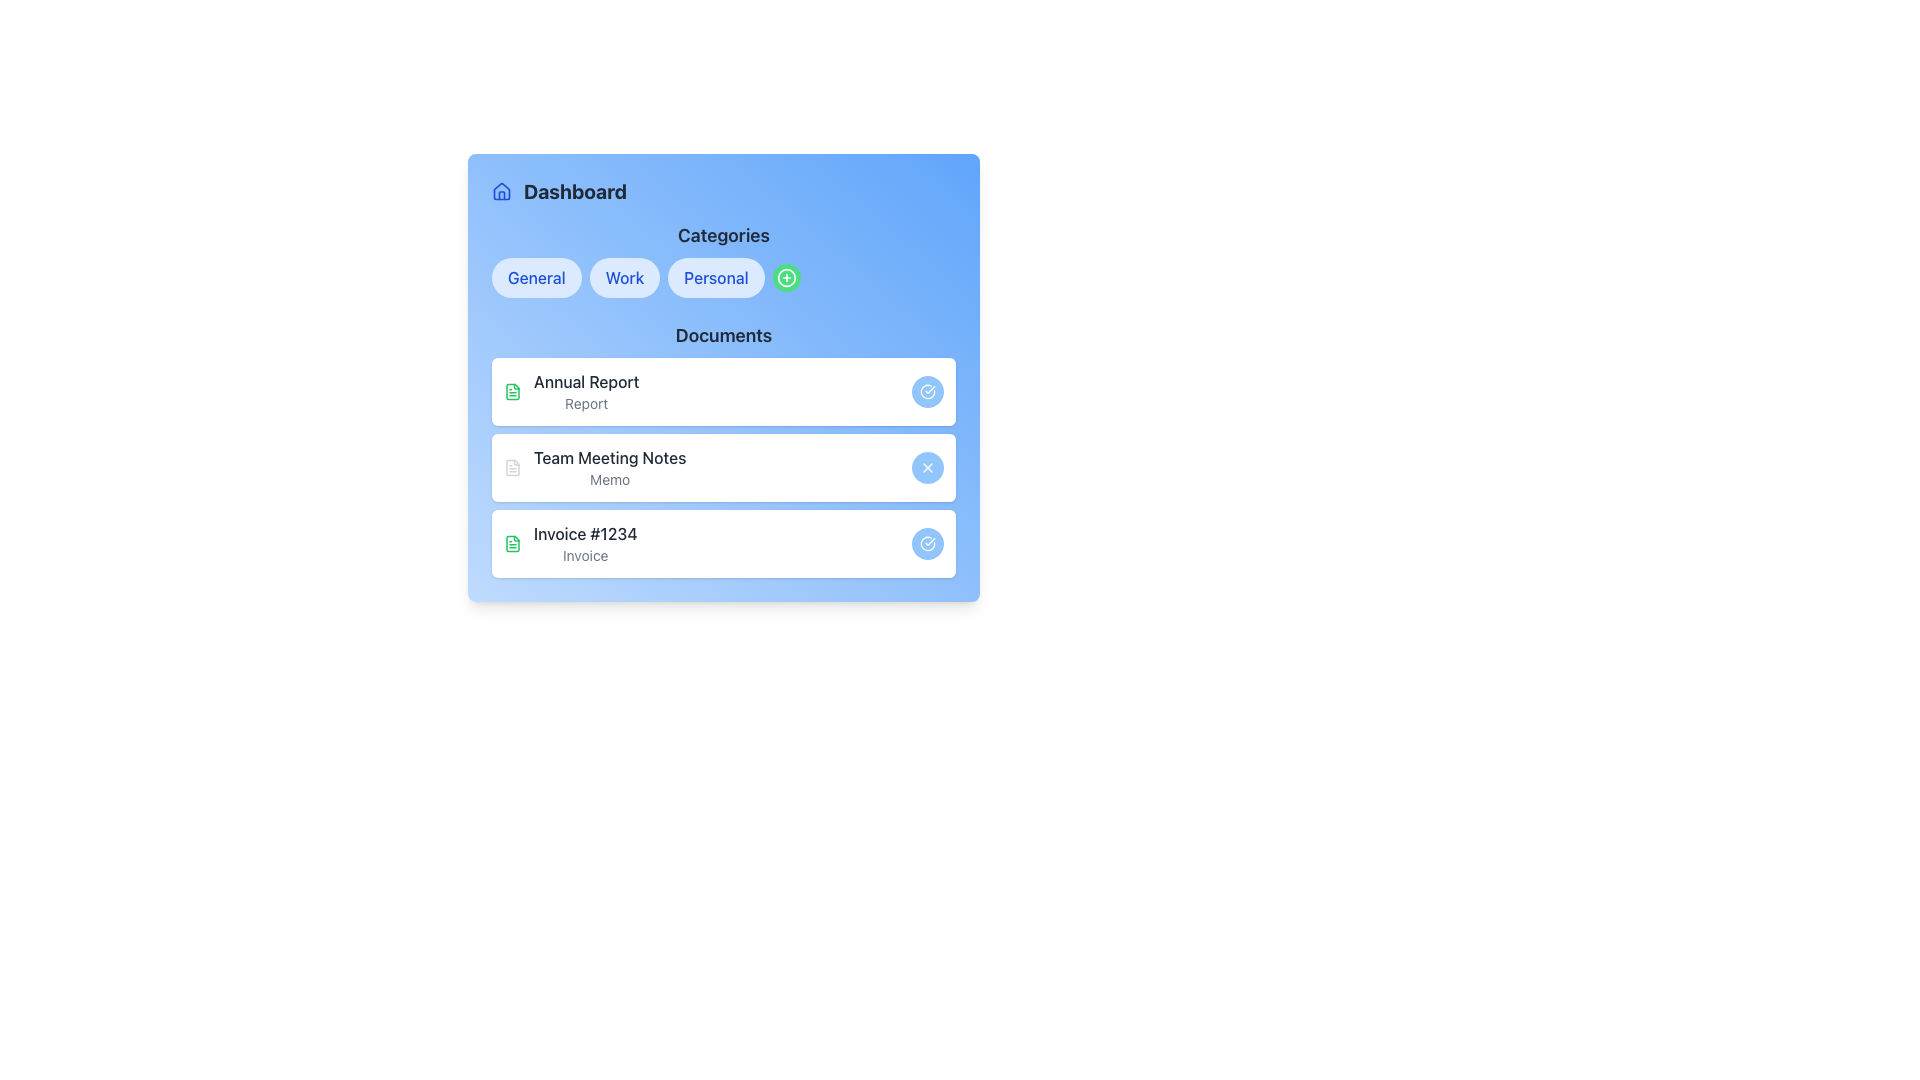  What do you see at coordinates (723, 543) in the screenshot?
I see `the composite card widget representing an invoice located in the 'Documents' section to interact with it` at bounding box center [723, 543].